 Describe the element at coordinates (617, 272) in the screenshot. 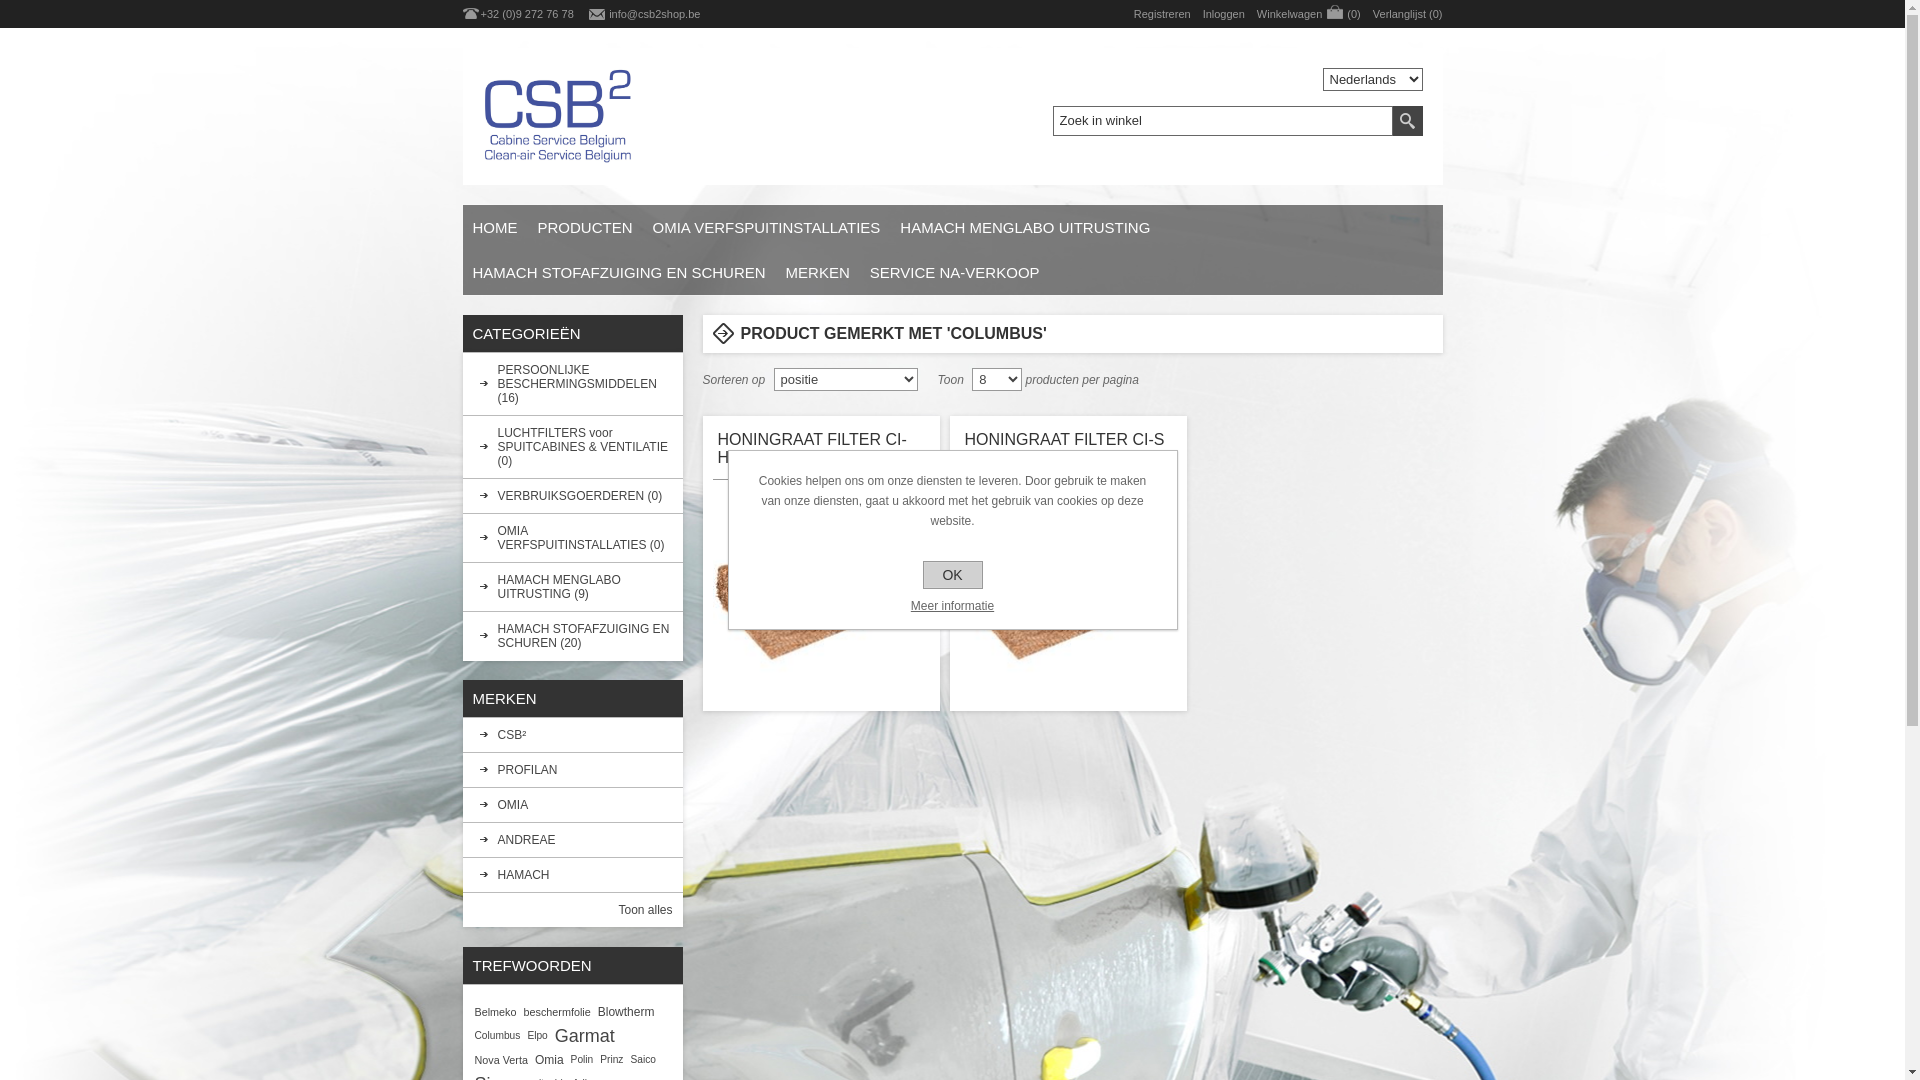

I see `'HAMACH STOFAFZUIGING EN SCHUREN'` at that location.